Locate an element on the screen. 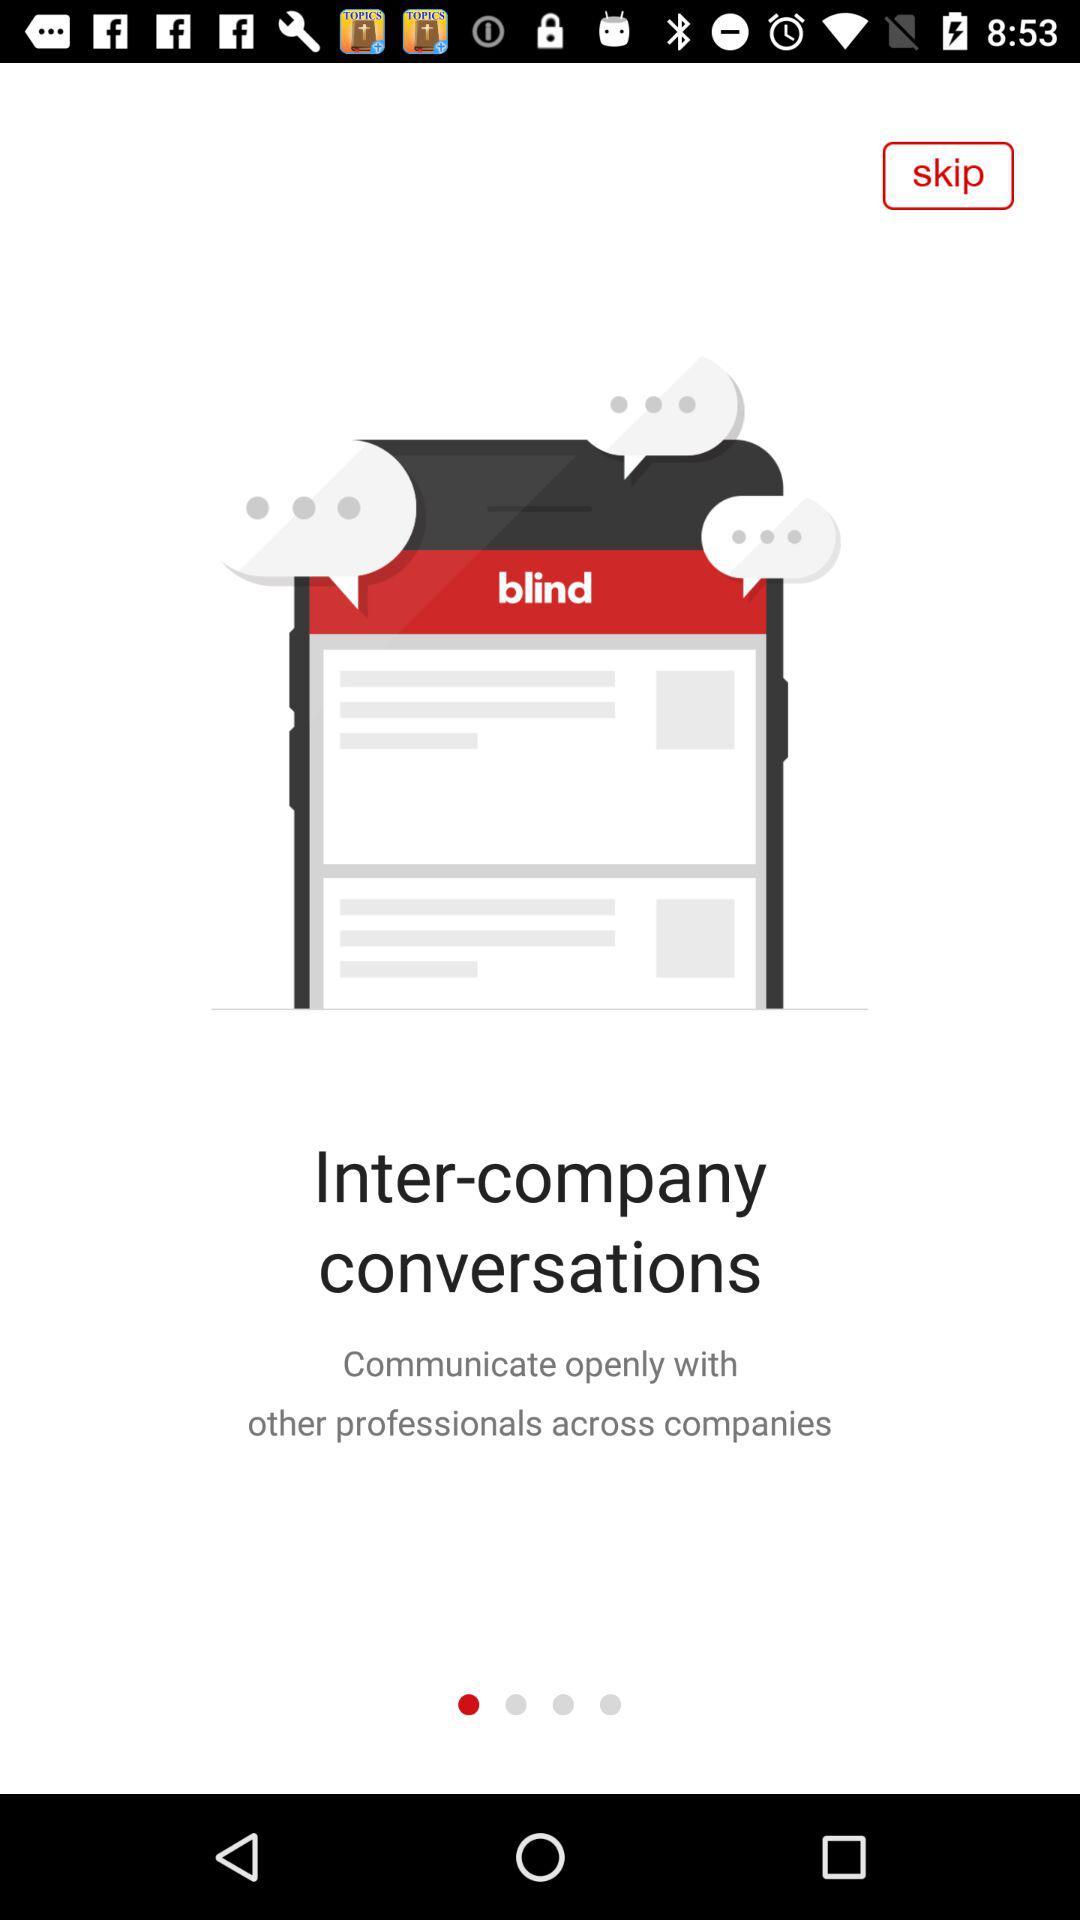 The image size is (1080, 1920). skip this is located at coordinates (947, 175).